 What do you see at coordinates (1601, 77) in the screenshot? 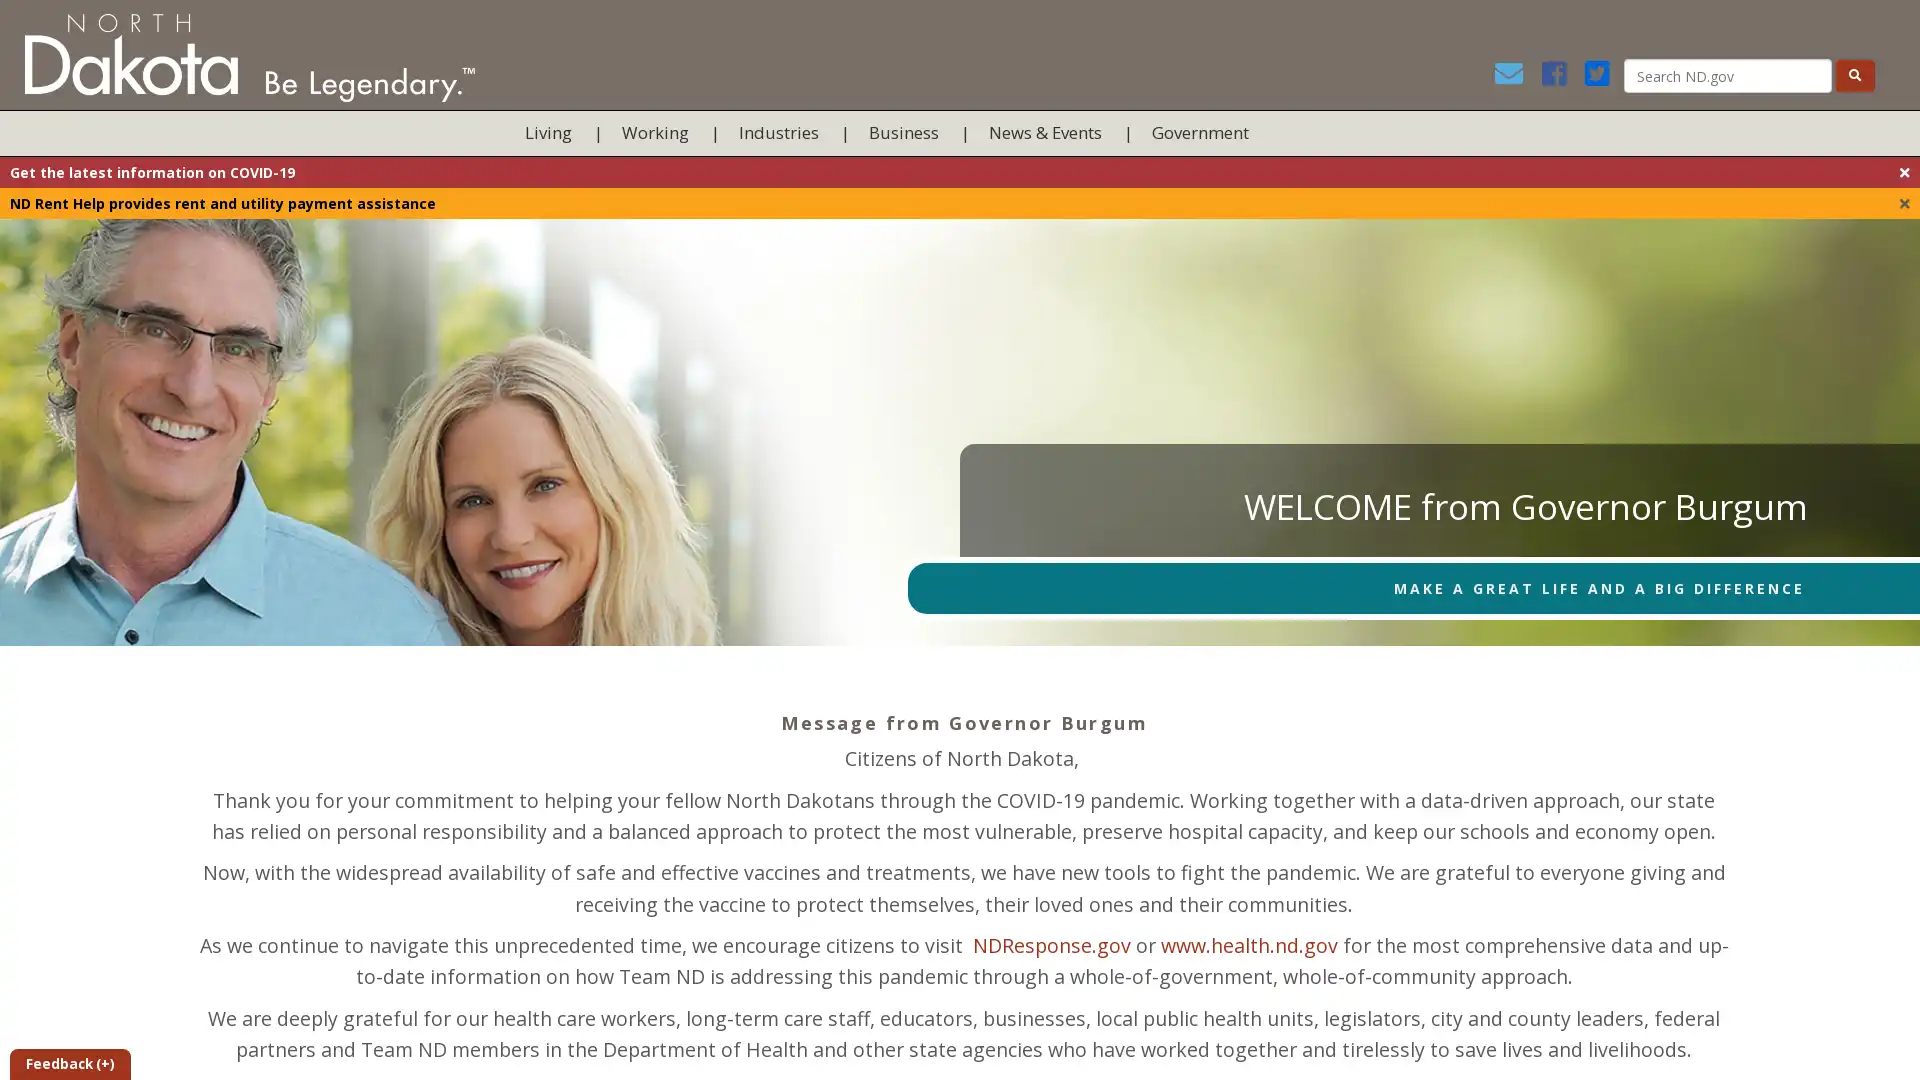
I see `Follow Us on Twitter` at bounding box center [1601, 77].